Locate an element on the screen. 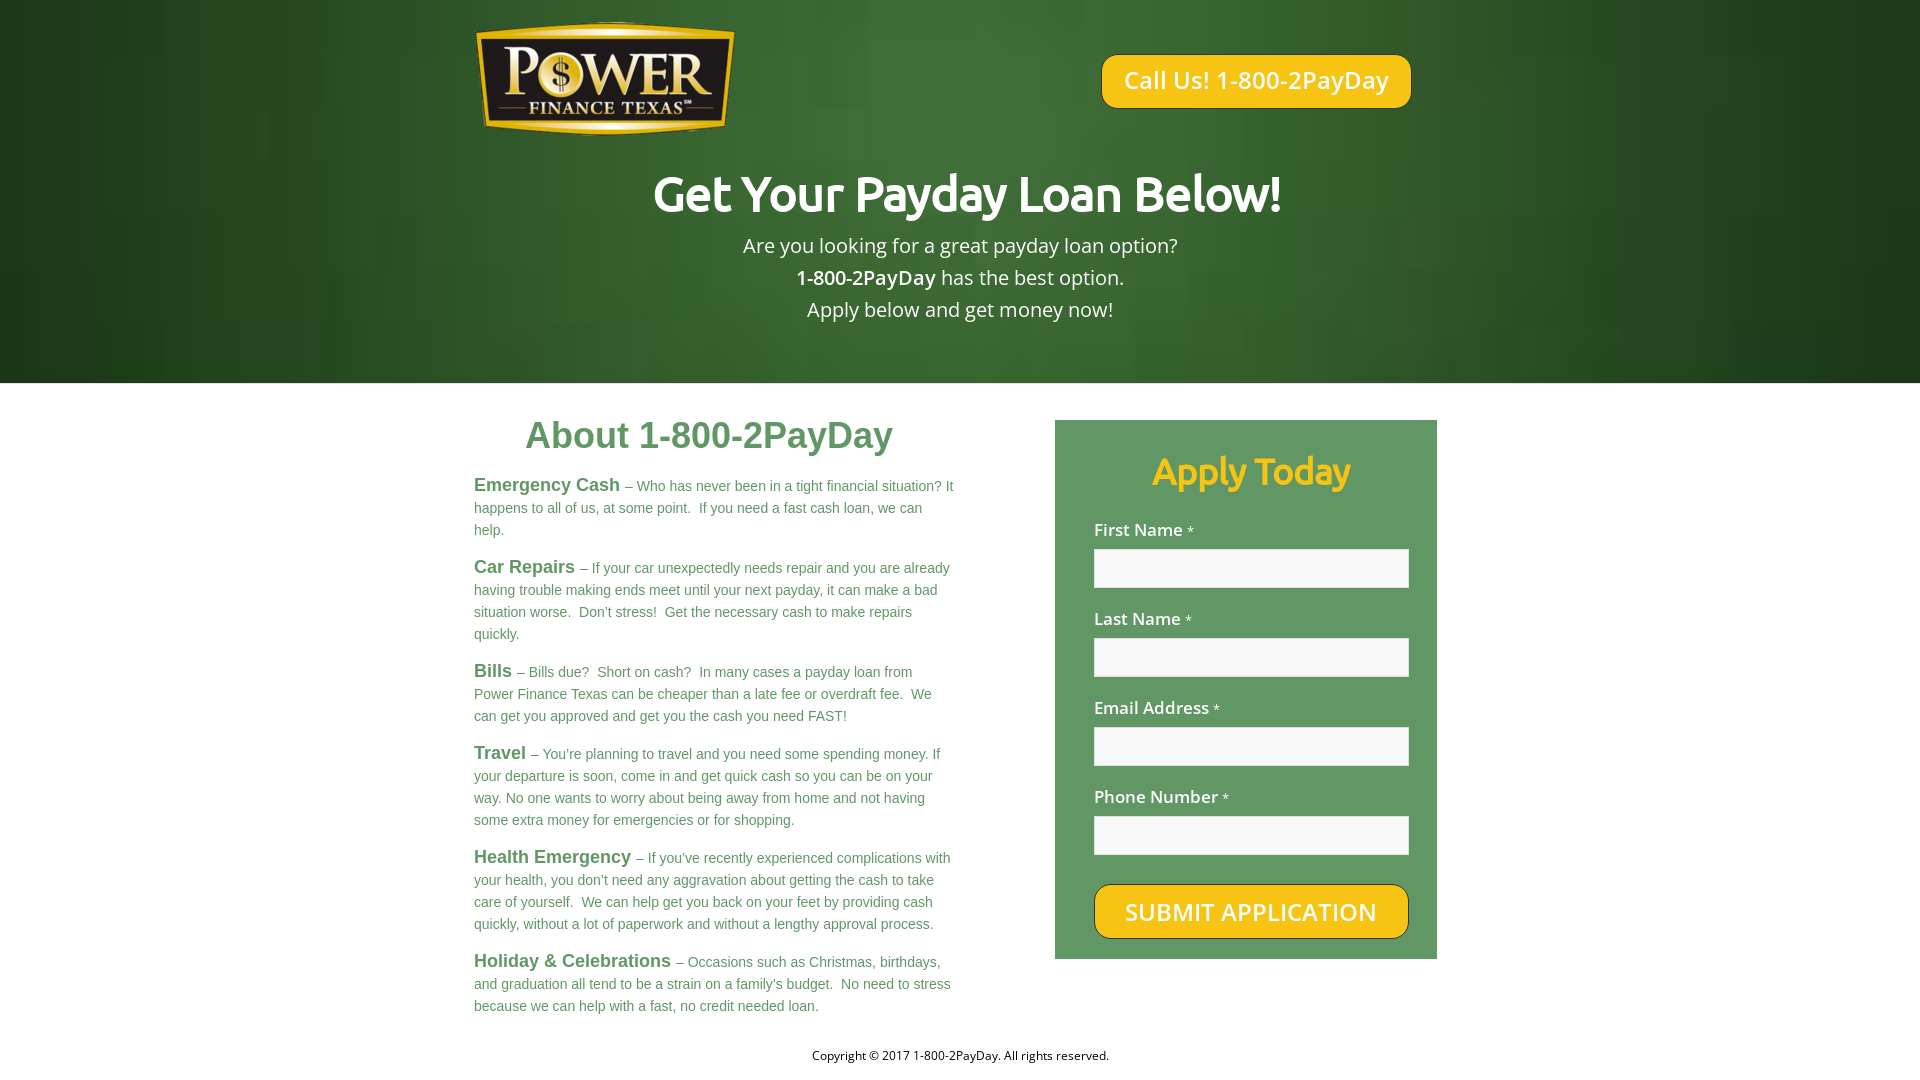  'tax' is located at coordinates (605, 80).